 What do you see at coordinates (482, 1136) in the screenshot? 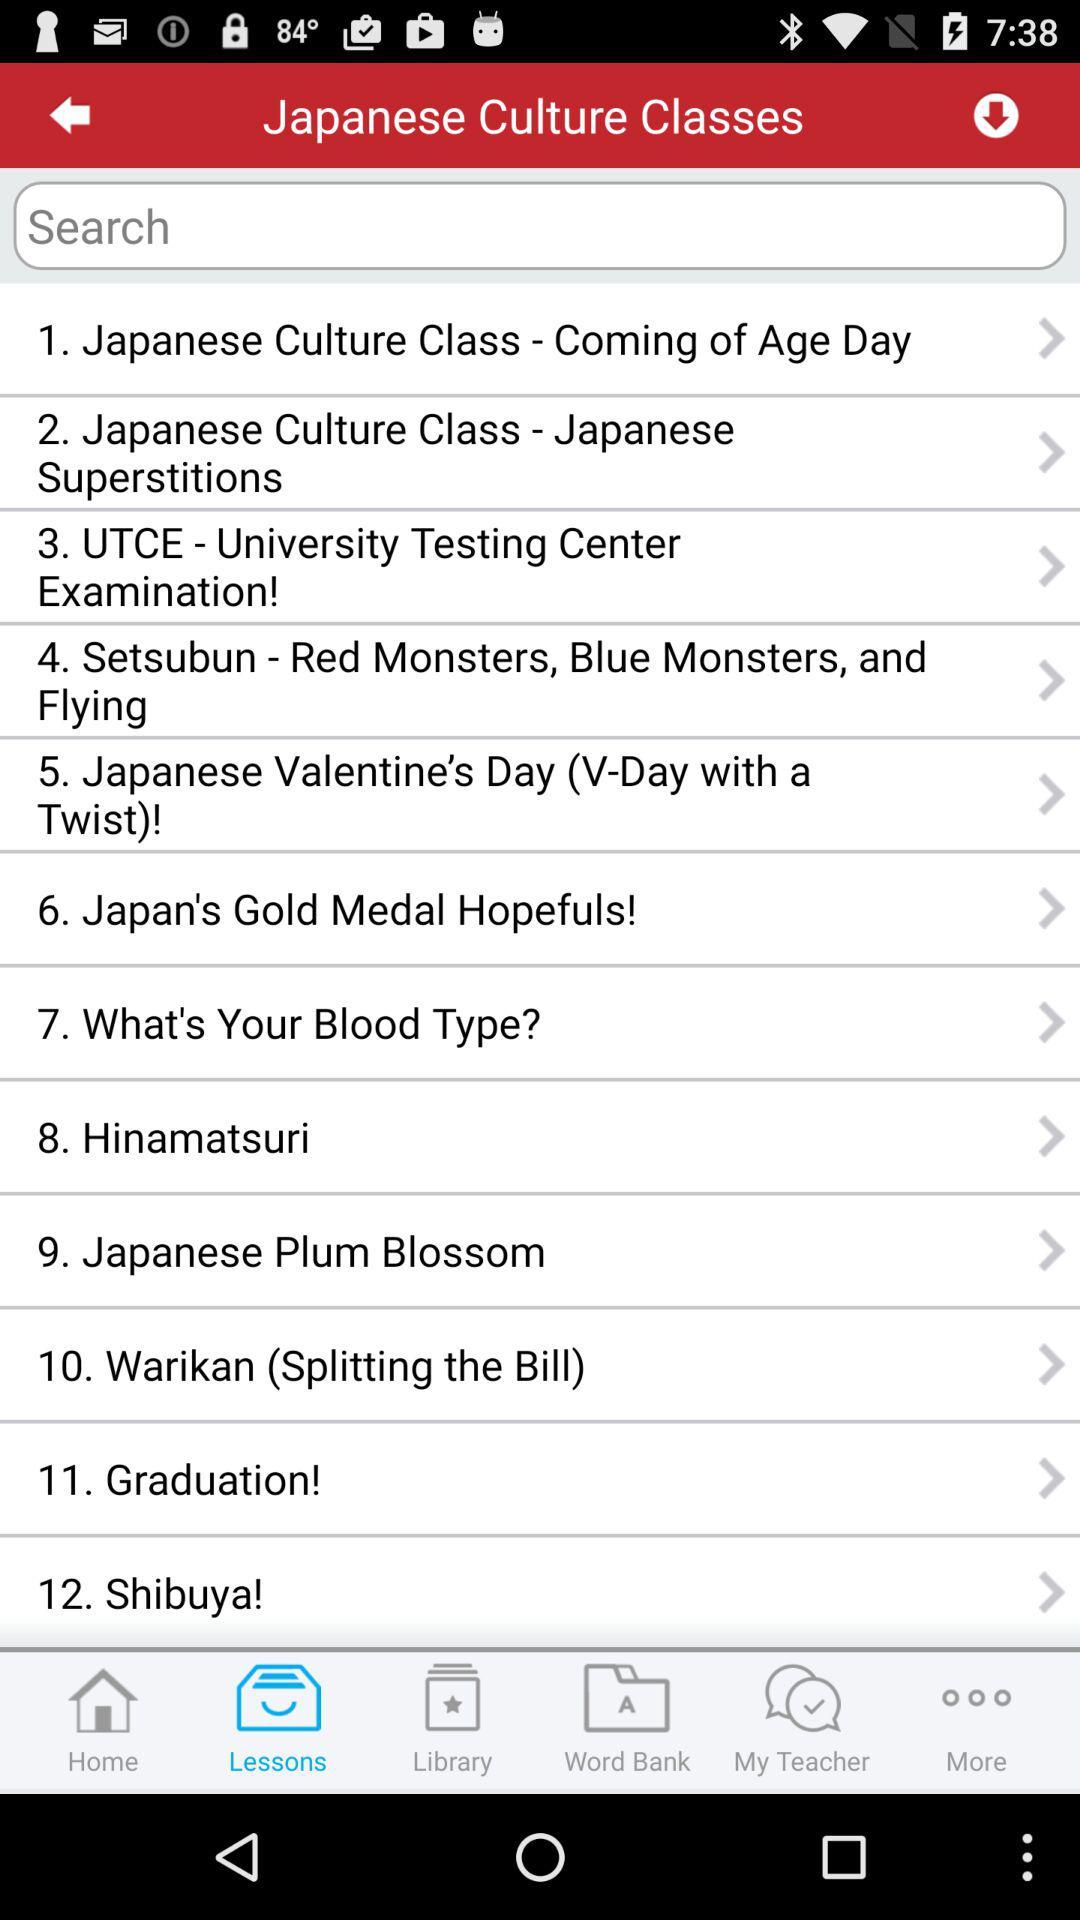
I see `the item above 9 japanese plum` at bounding box center [482, 1136].